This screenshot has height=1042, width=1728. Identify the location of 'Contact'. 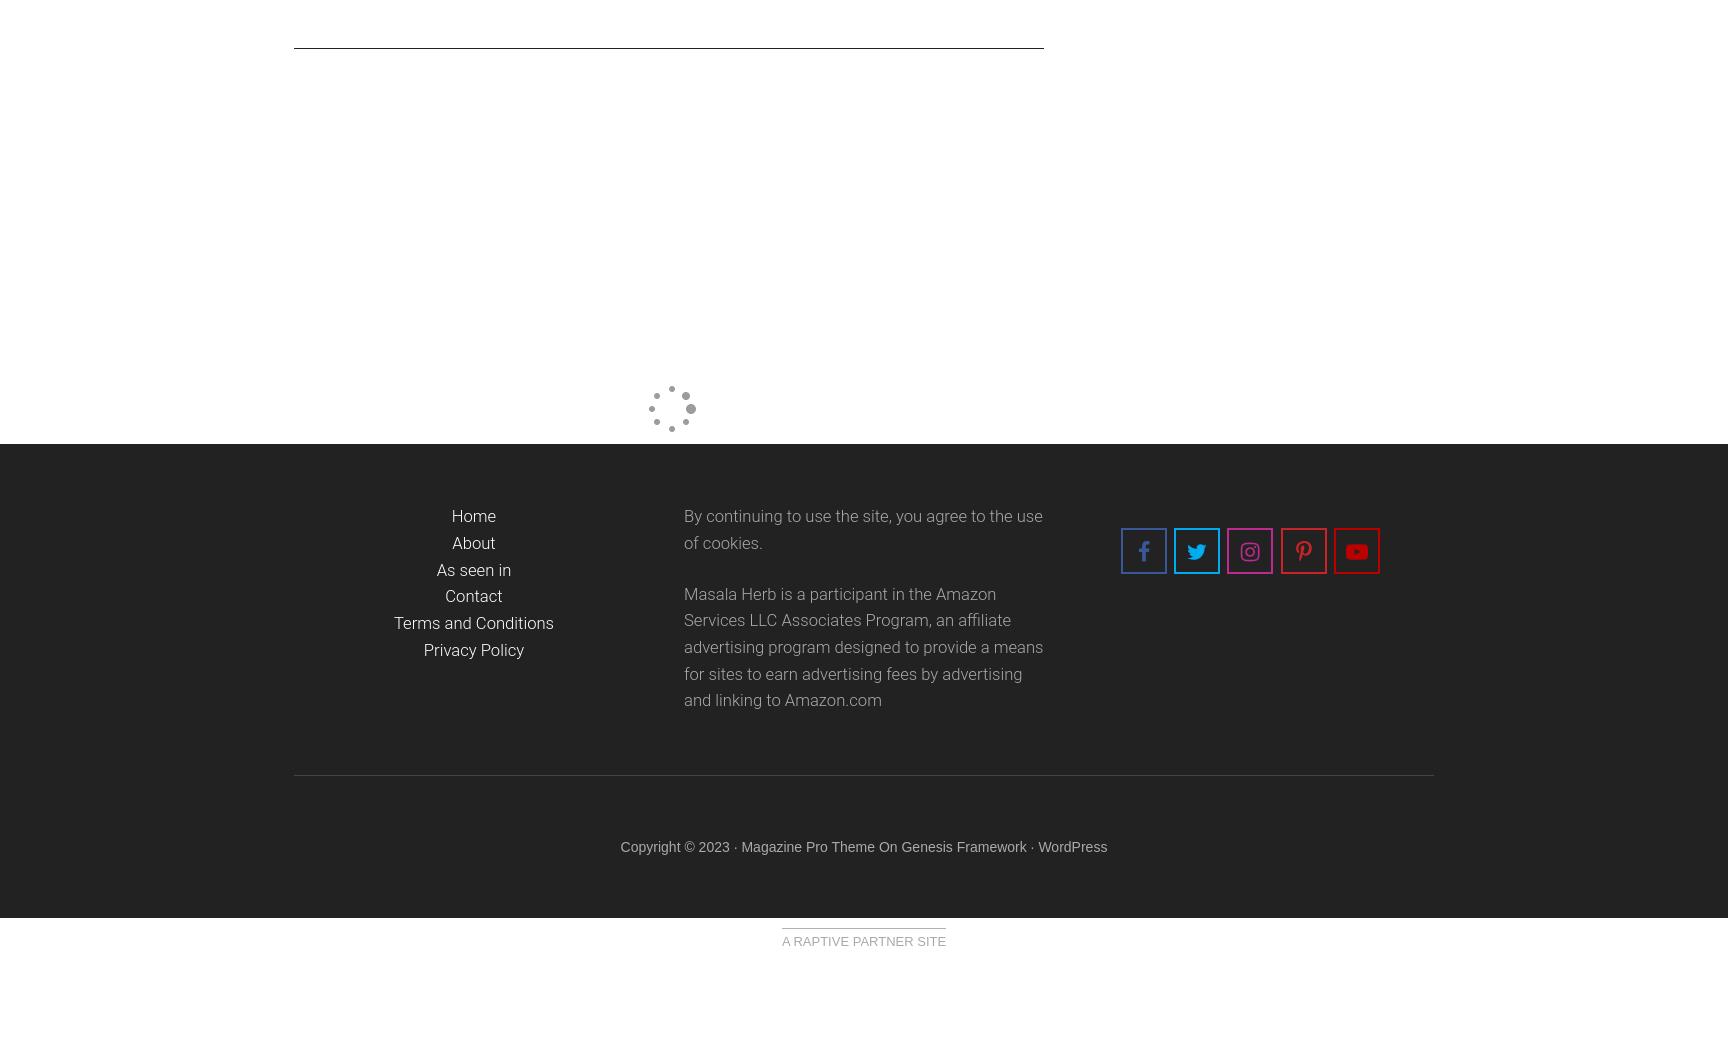
(473, 595).